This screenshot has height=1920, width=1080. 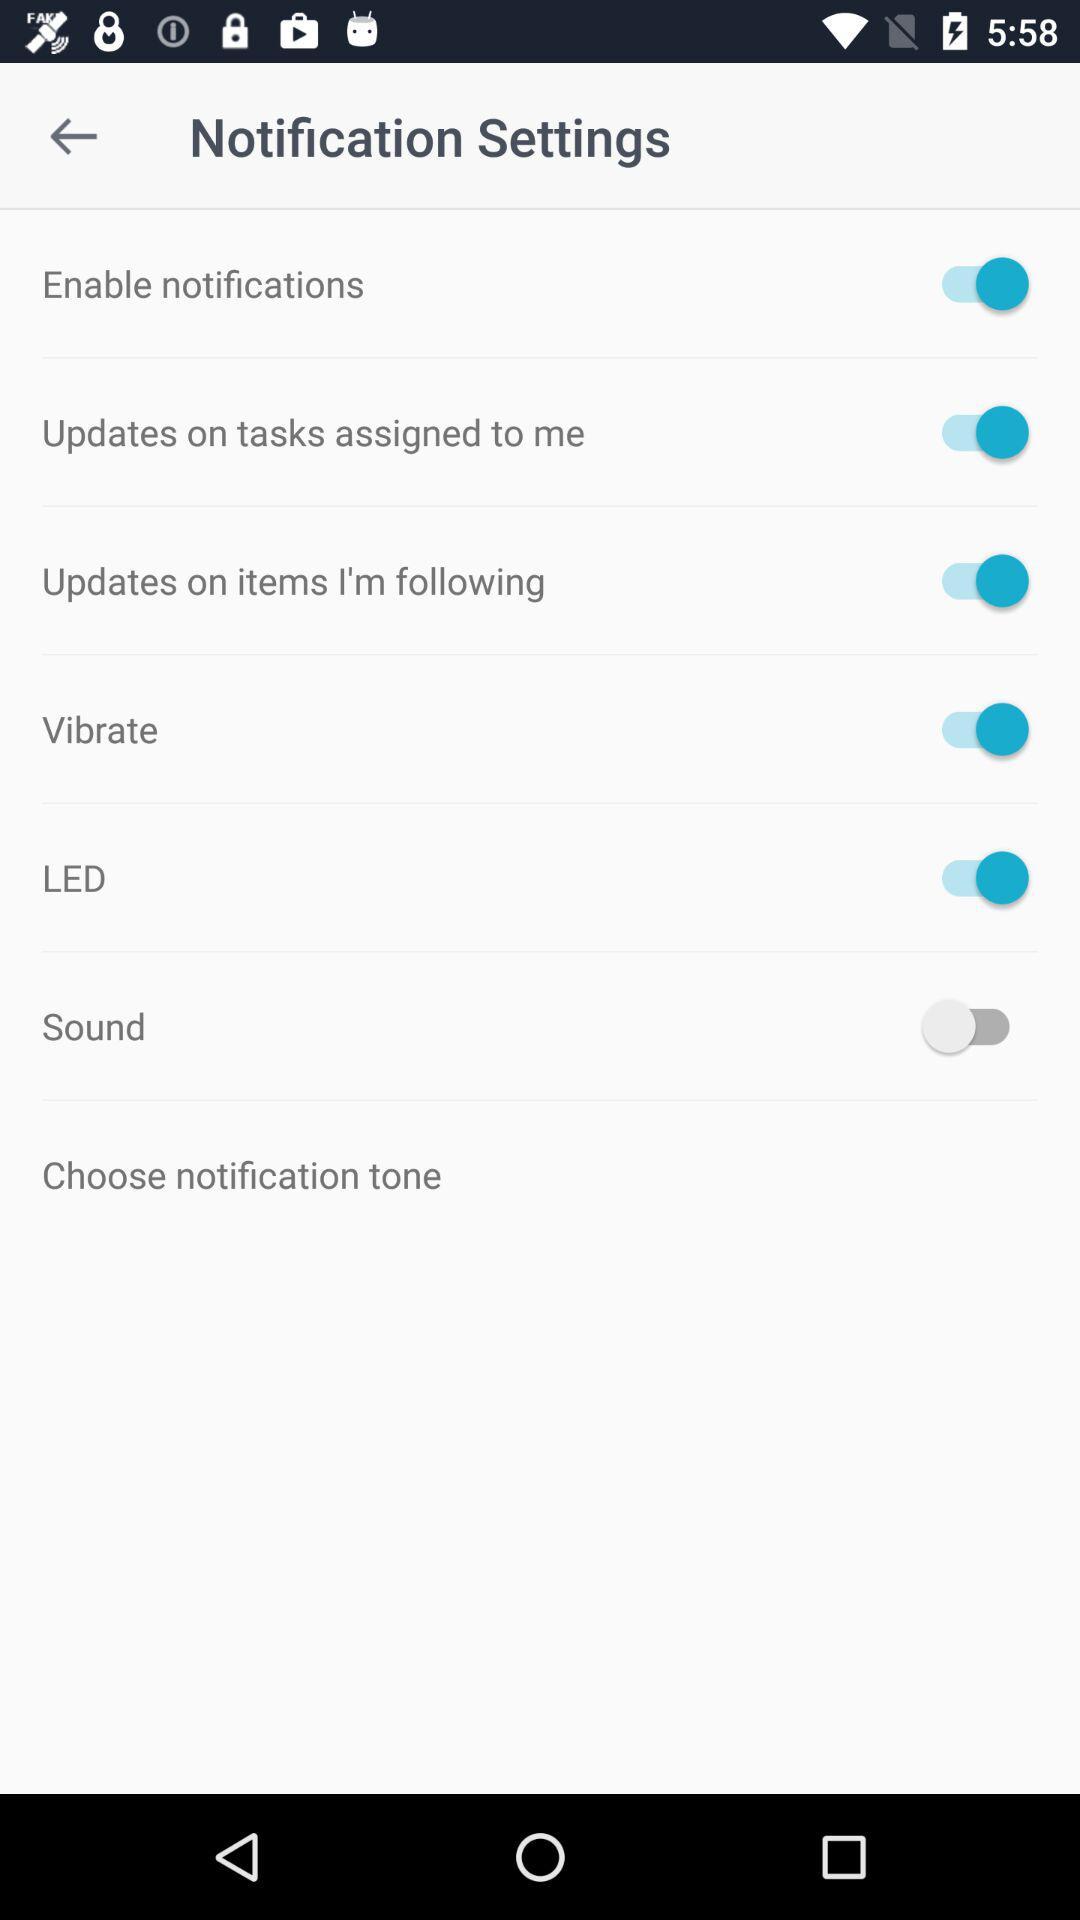 What do you see at coordinates (974, 431) in the screenshot?
I see `on/off button` at bounding box center [974, 431].